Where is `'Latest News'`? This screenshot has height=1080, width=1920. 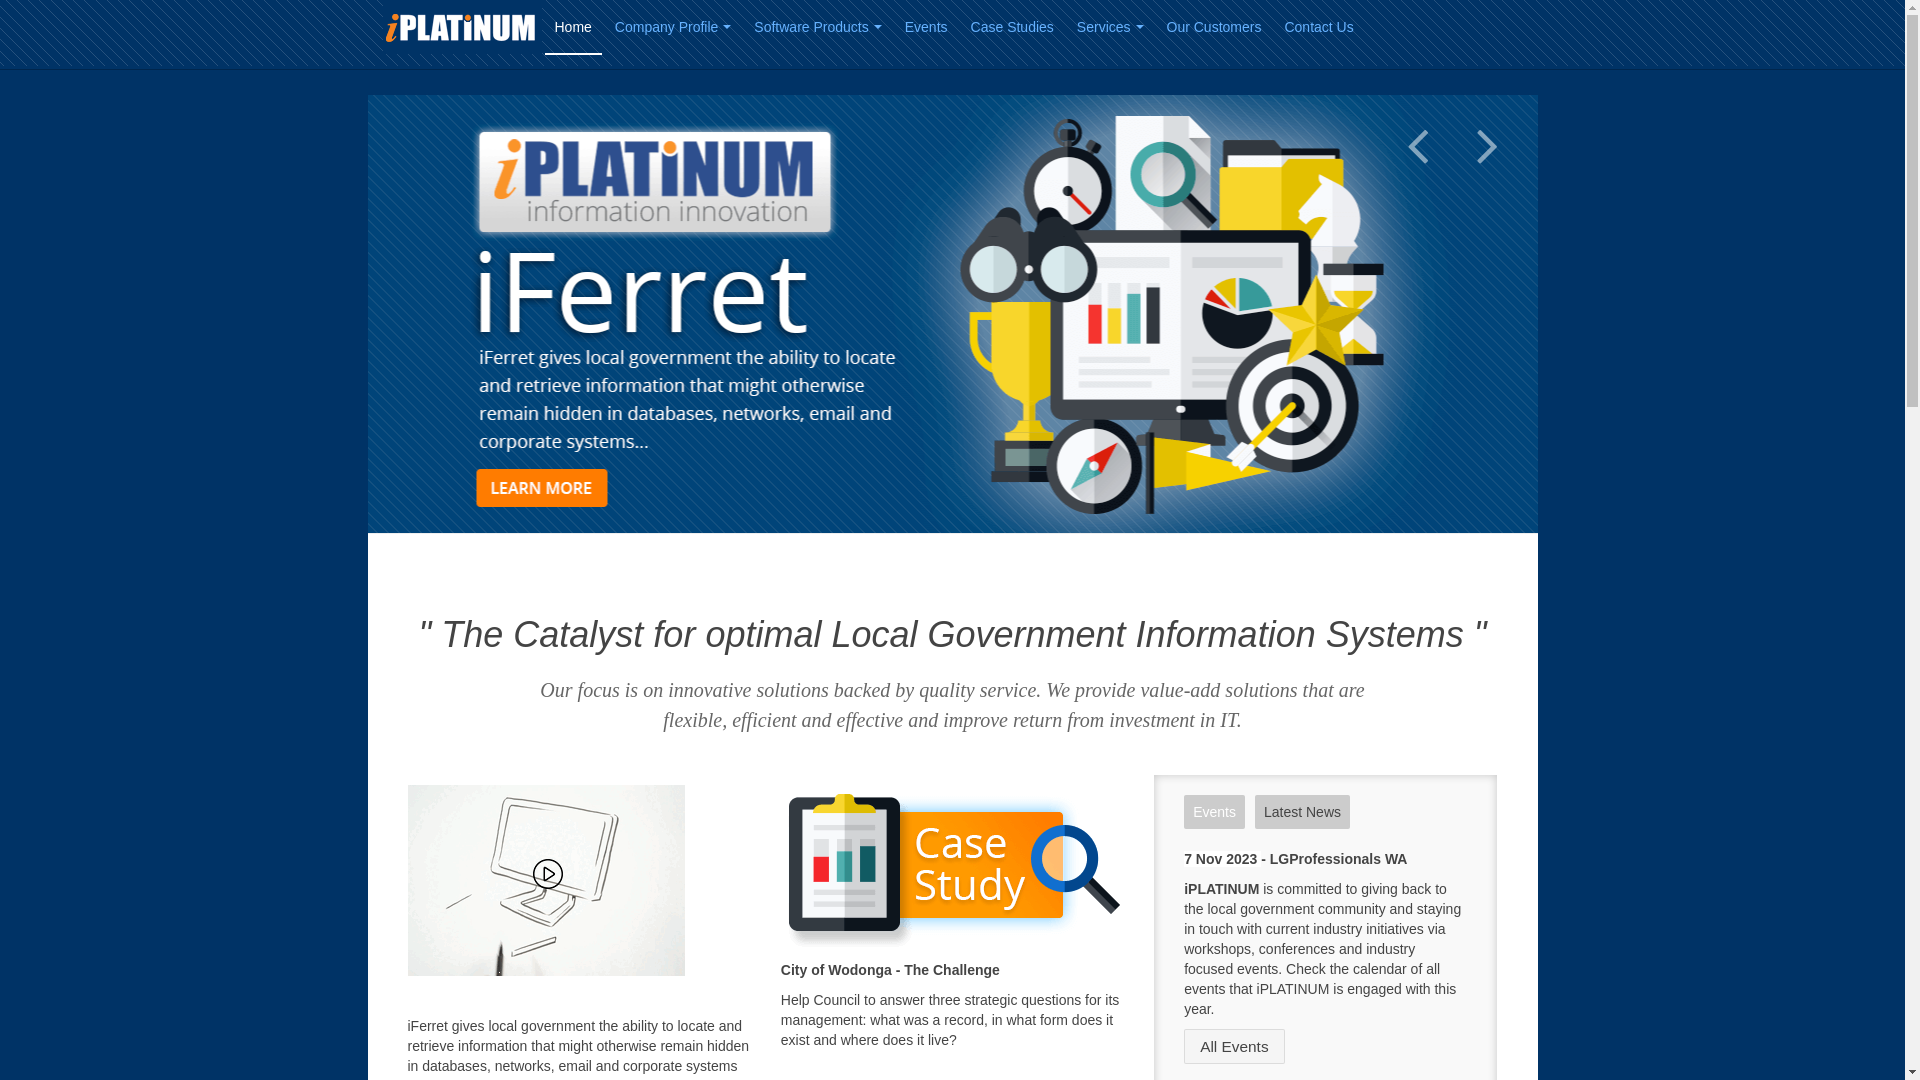 'Latest News' is located at coordinates (1302, 812).